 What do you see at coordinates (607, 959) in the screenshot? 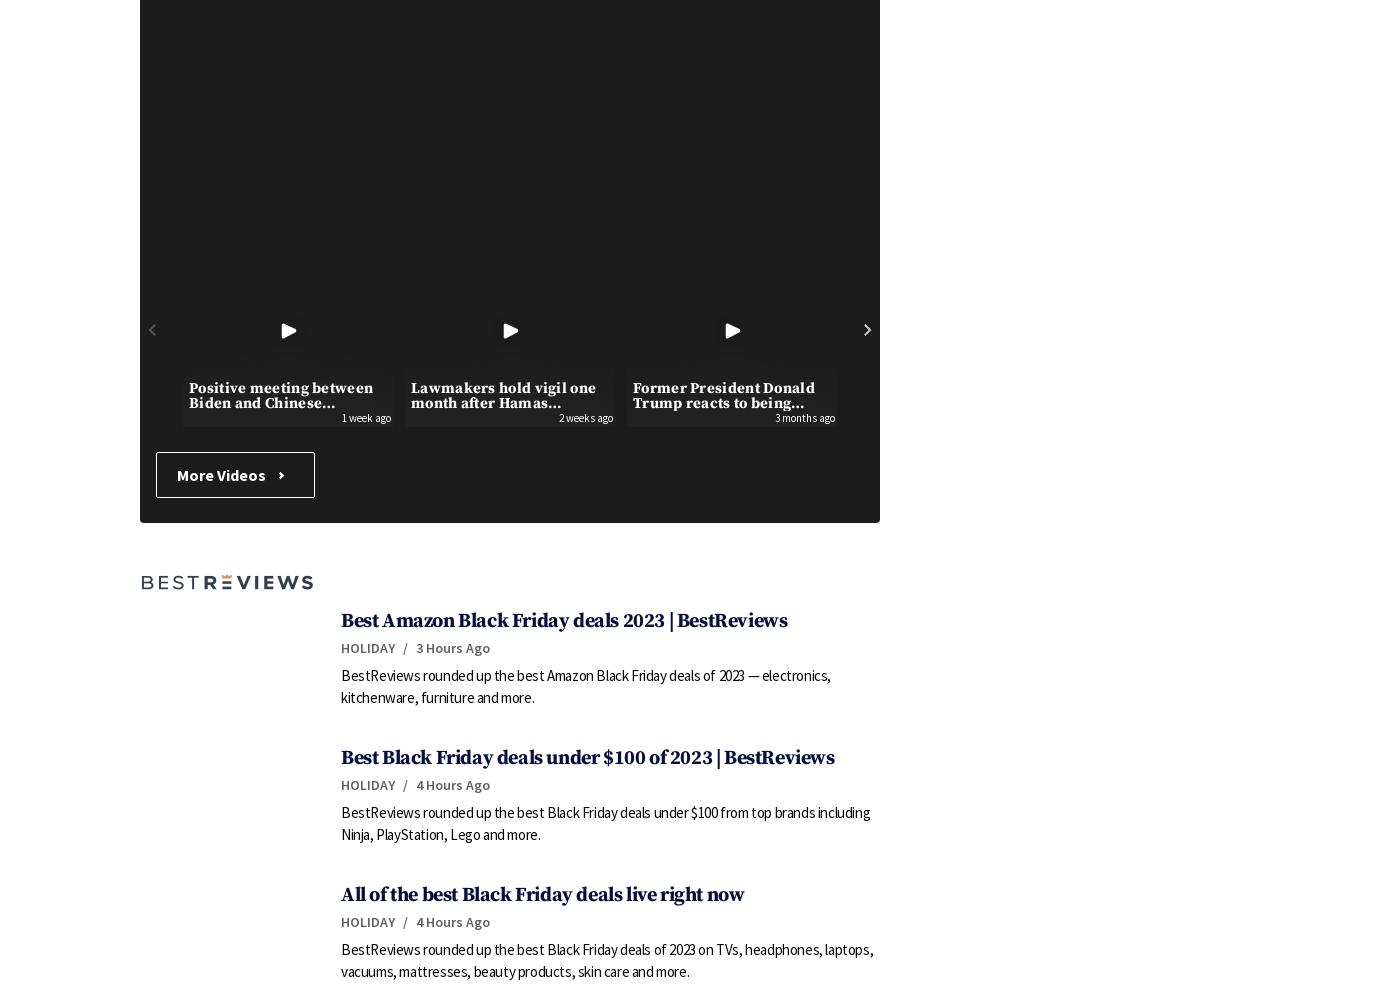
I see `'BestReviews rounded up the best Black Friday deals of 2023 on TVs, headphones, laptops, vacuums, mattresses, beauty products, skin care and more.'` at bounding box center [607, 959].